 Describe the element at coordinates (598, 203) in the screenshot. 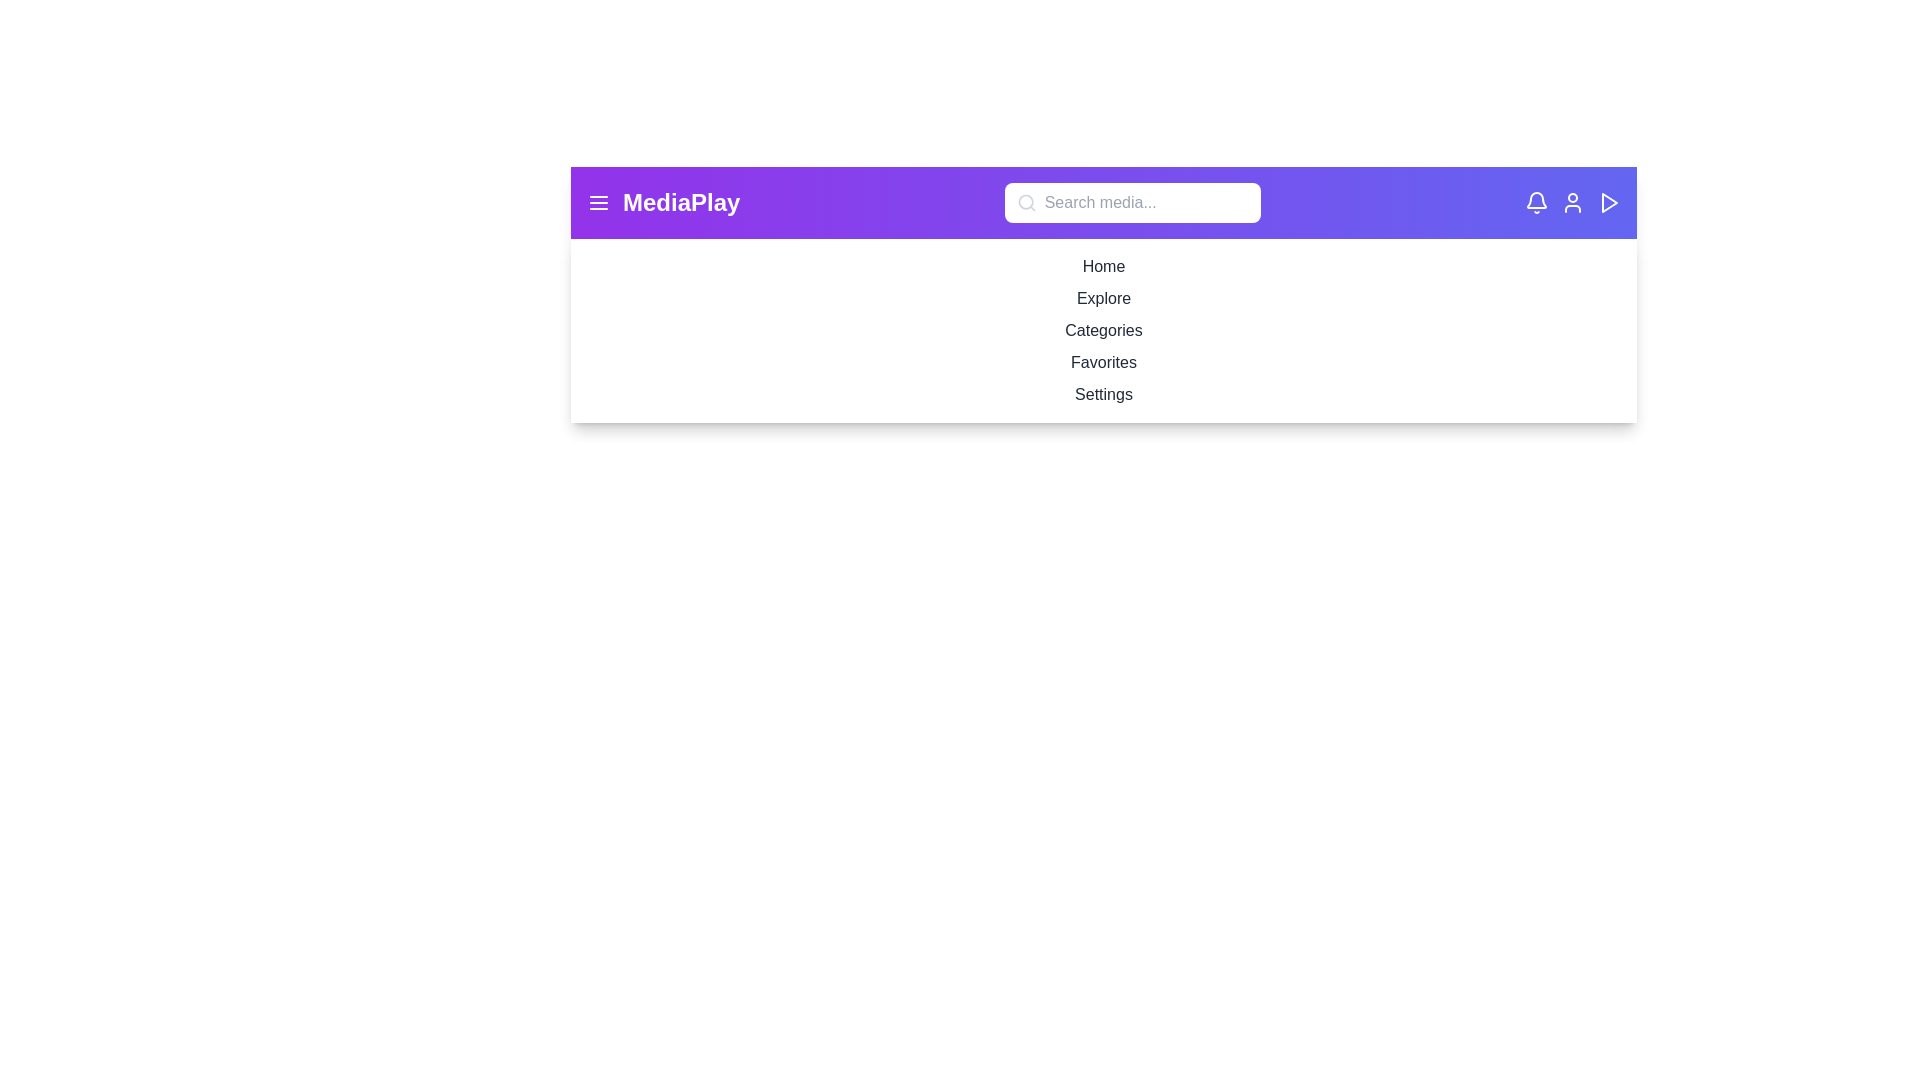

I see `the menu icon located at the top-left corner of the interface within the purple header bar, which is part of the 'MediaPlay' group` at that location.